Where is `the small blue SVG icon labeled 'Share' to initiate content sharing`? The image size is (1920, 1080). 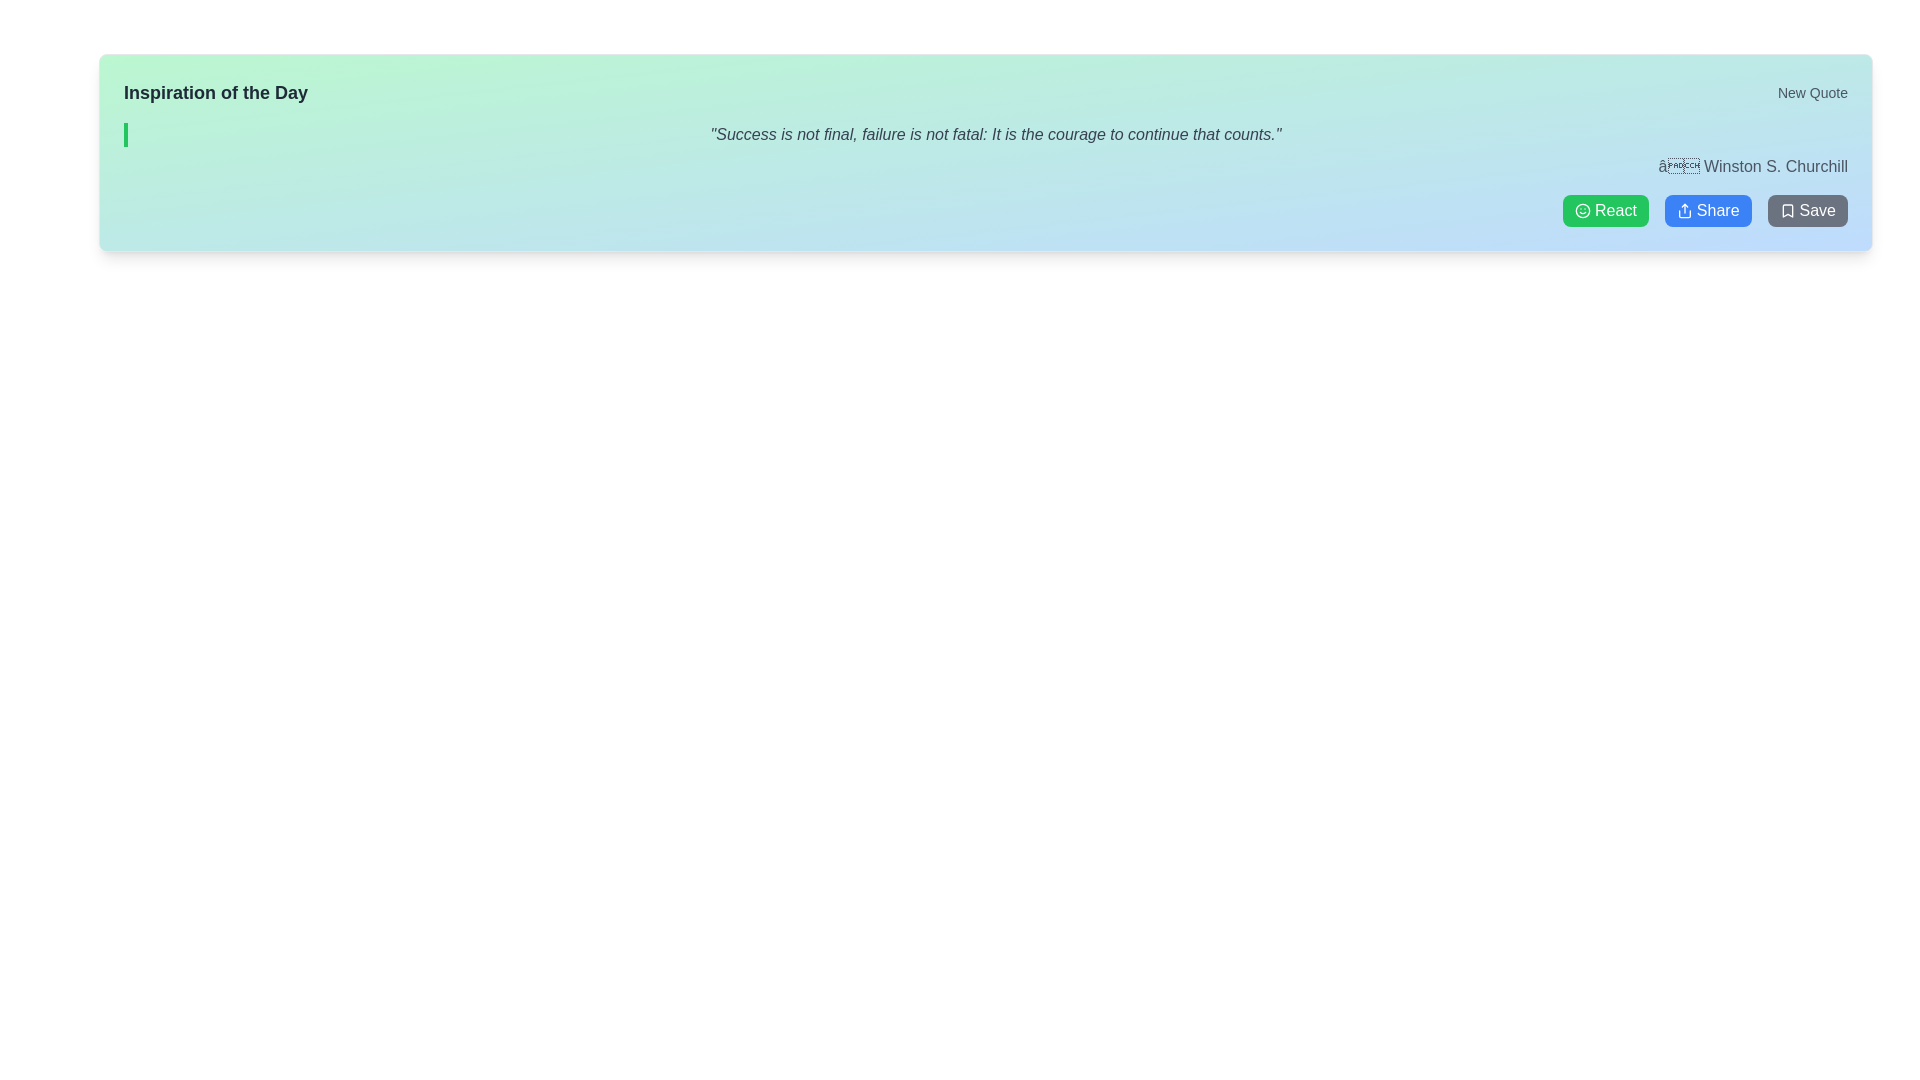 the small blue SVG icon labeled 'Share' to initiate content sharing is located at coordinates (1683, 211).